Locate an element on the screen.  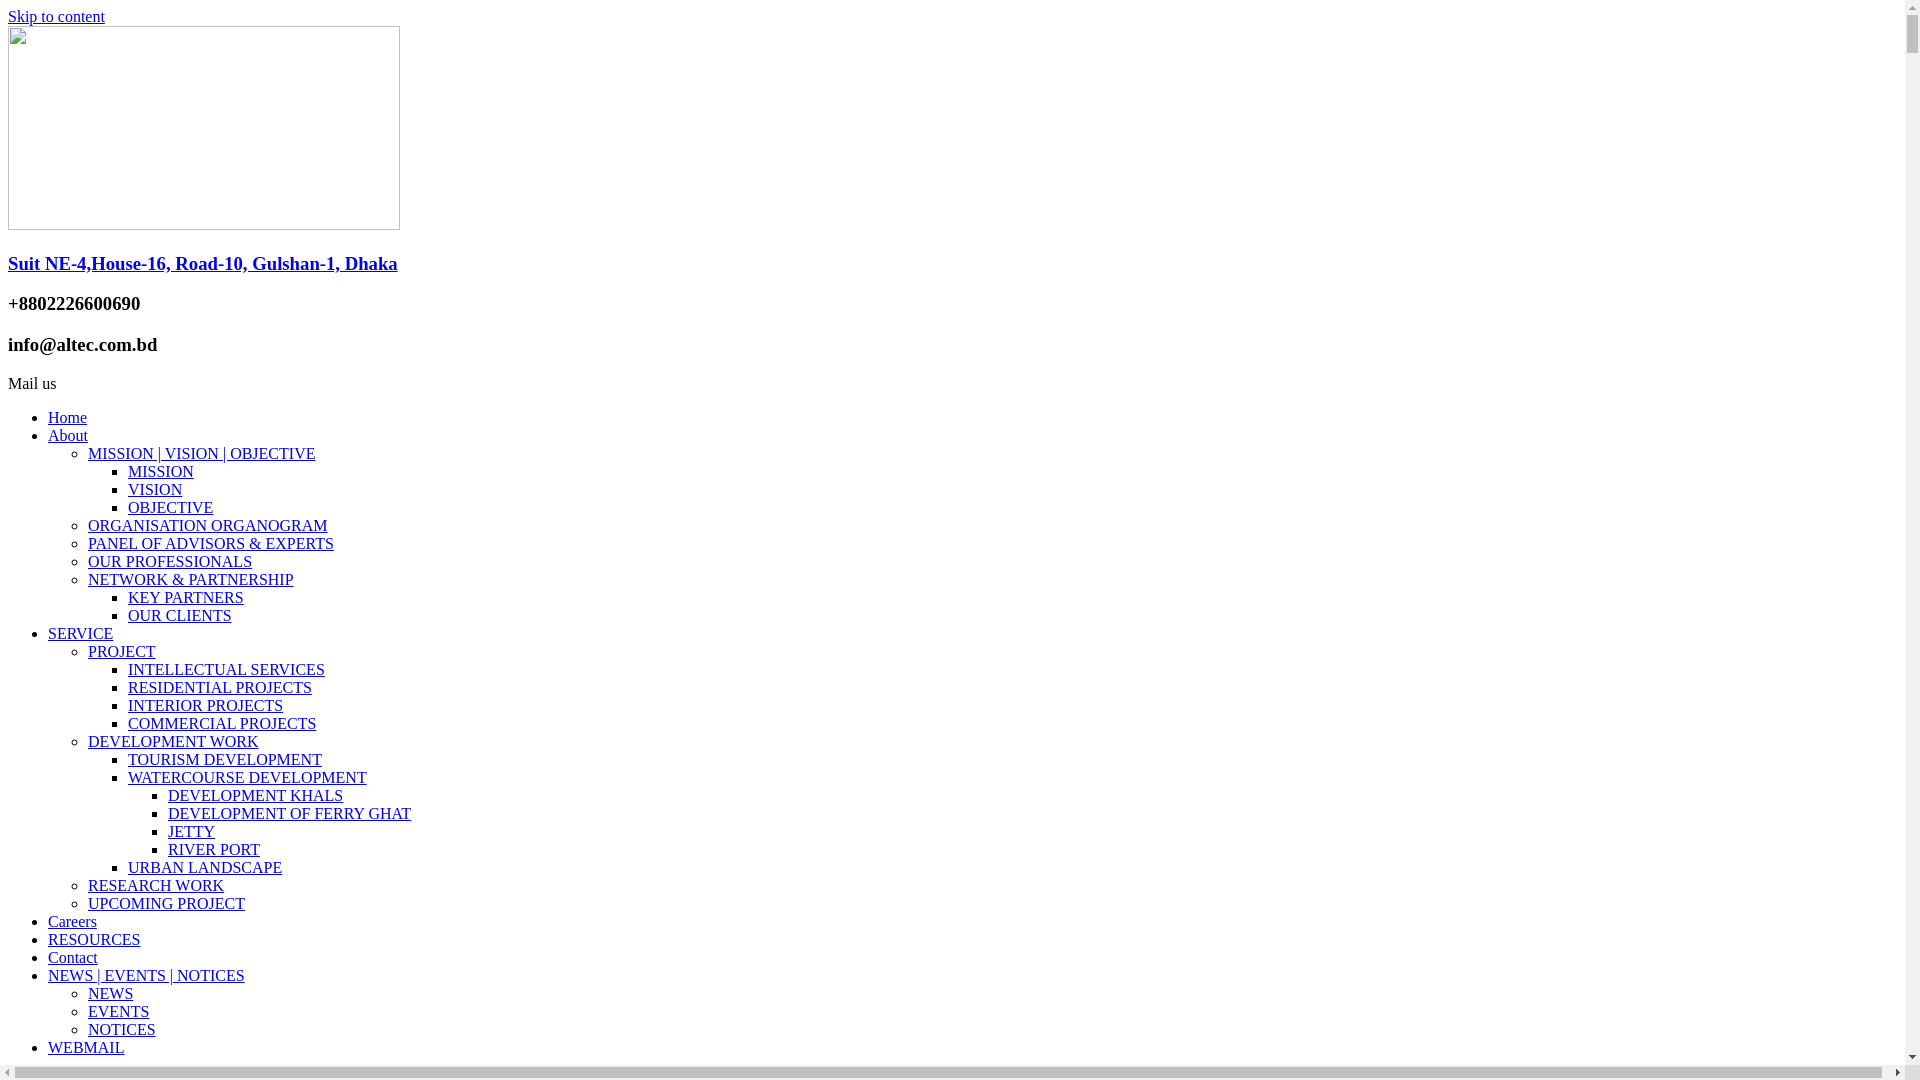
'URBAN LANDSCAPE' is located at coordinates (205, 866).